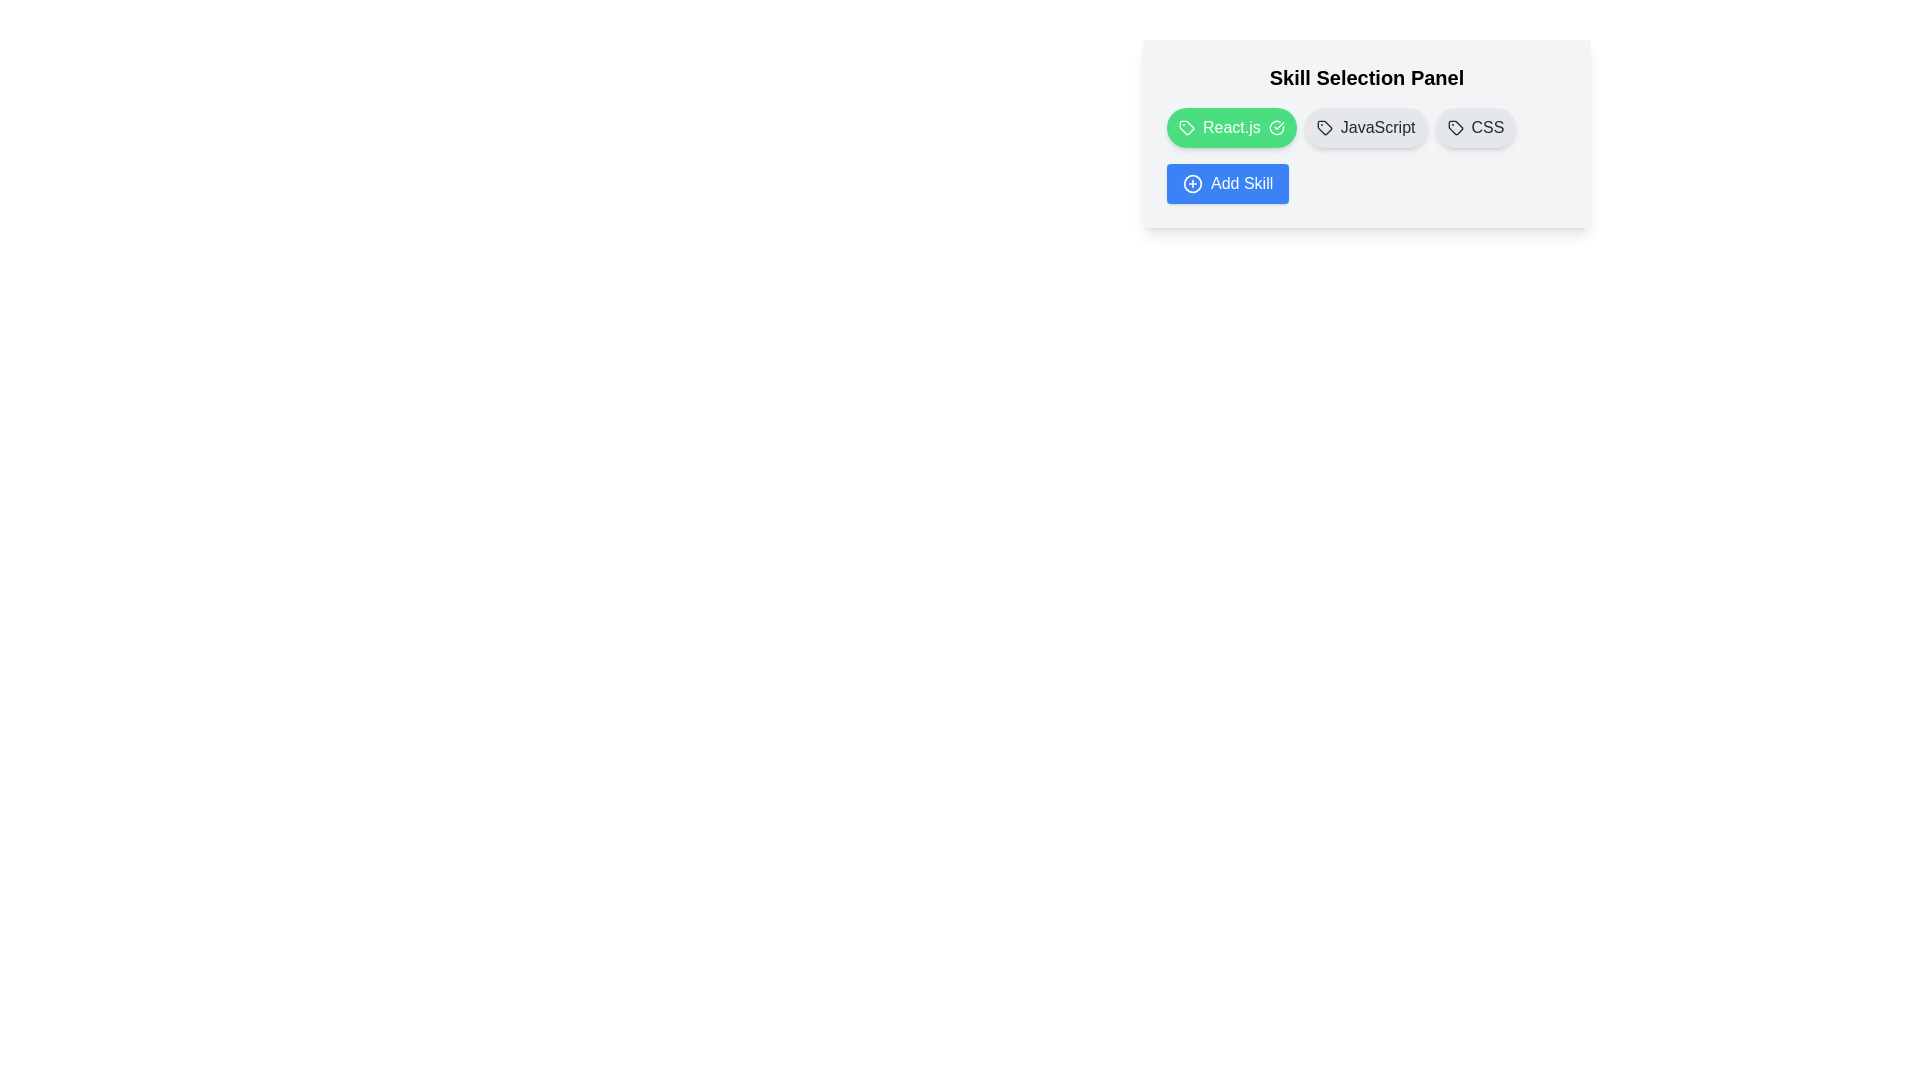 This screenshot has height=1080, width=1920. What do you see at coordinates (1241, 184) in the screenshot?
I see `the text label that represents an action trigger for adding a skill, located in the lower-right section of the 'Skill Selection Panel' within a button-like component with a circular plus icon` at bounding box center [1241, 184].